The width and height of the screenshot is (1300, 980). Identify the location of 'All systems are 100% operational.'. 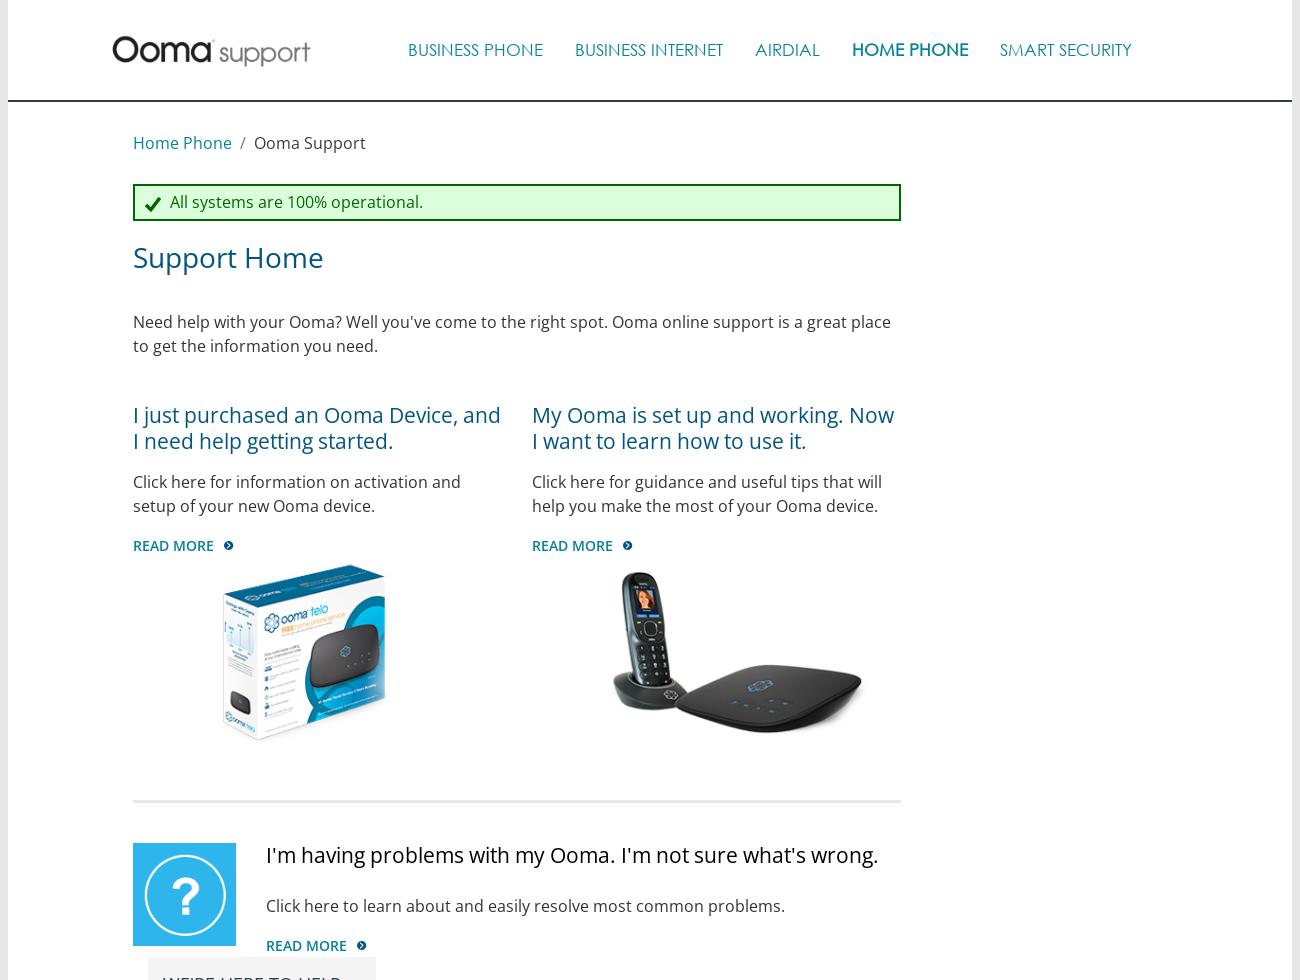
(293, 201).